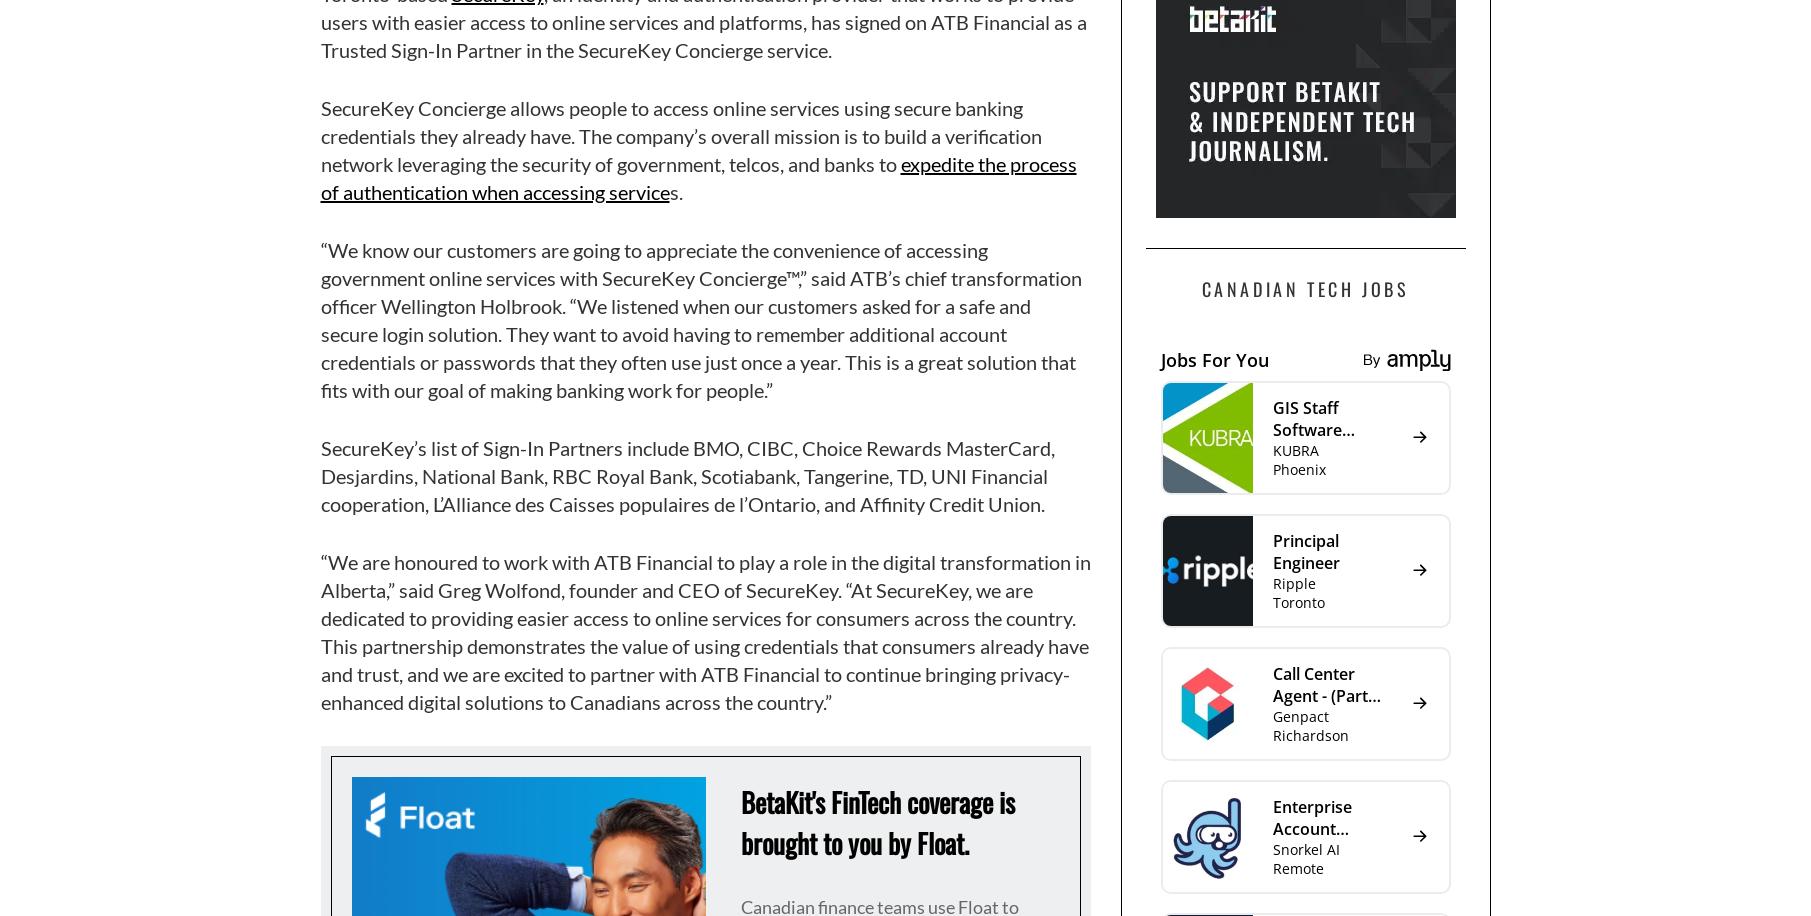 The image size is (1811, 916). What do you see at coordinates (686, 476) in the screenshot?
I see `'SecureKey’s list of Sign-In Partners include BMO, CIBC, Choice Rewards MasterCard, Desjardins, National Bank, RBC Royal Bank, Scotiabank, Tangerine, TD, UNI Financial cooperation, L’Alliance des Caisses populaires de l’Ontario, and Affinity Credit Union.'` at bounding box center [686, 476].